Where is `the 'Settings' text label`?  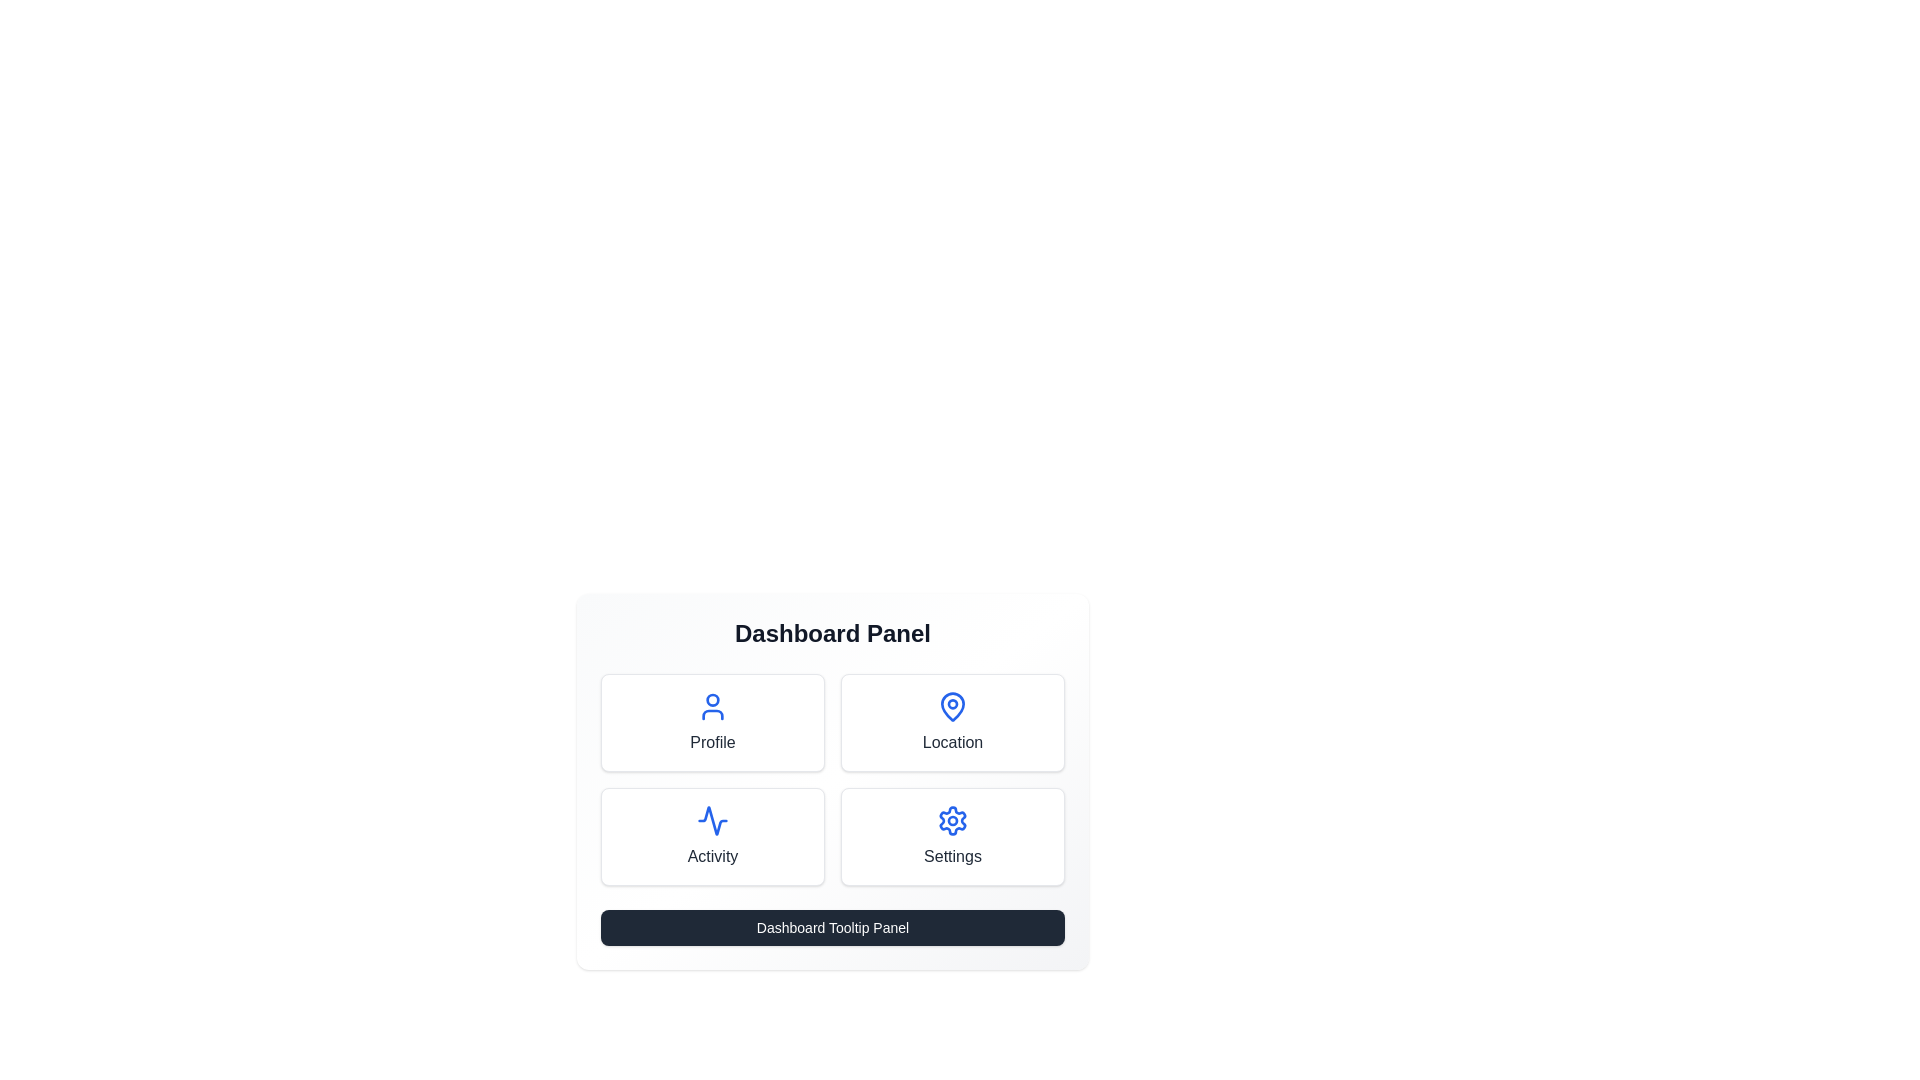 the 'Settings' text label is located at coordinates (952, 855).